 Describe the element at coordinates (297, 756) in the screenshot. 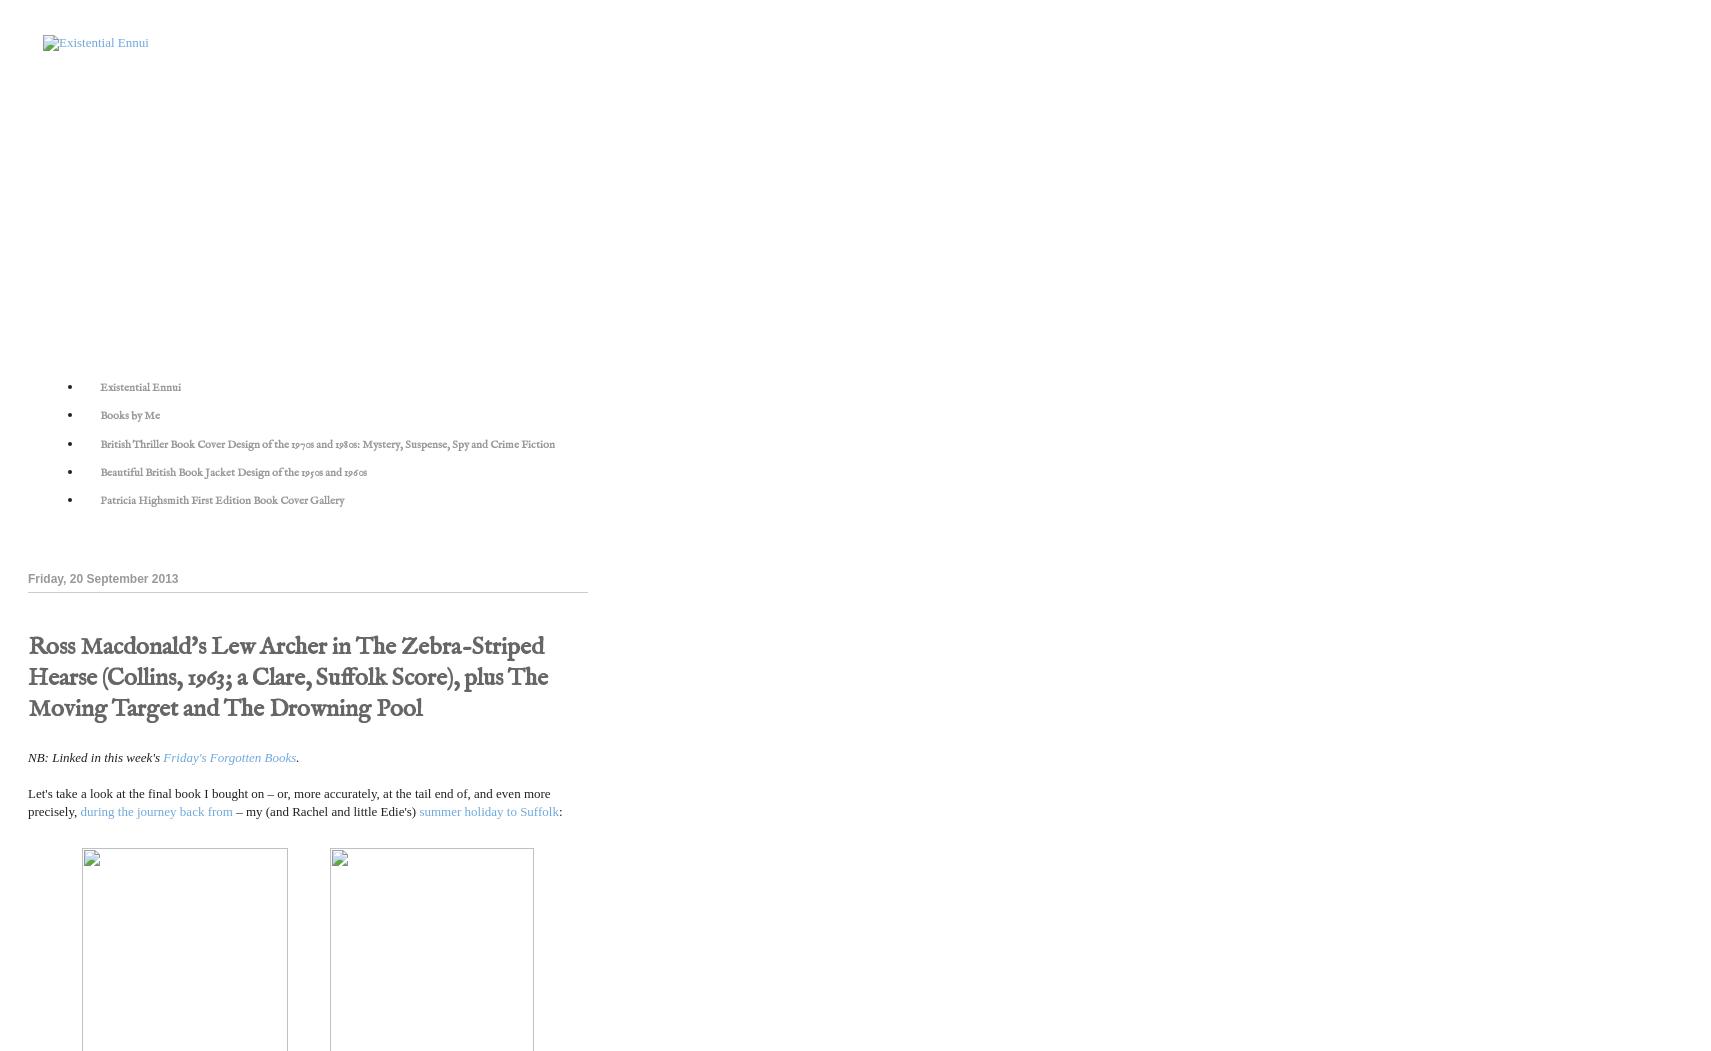

I see `'.'` at that location.